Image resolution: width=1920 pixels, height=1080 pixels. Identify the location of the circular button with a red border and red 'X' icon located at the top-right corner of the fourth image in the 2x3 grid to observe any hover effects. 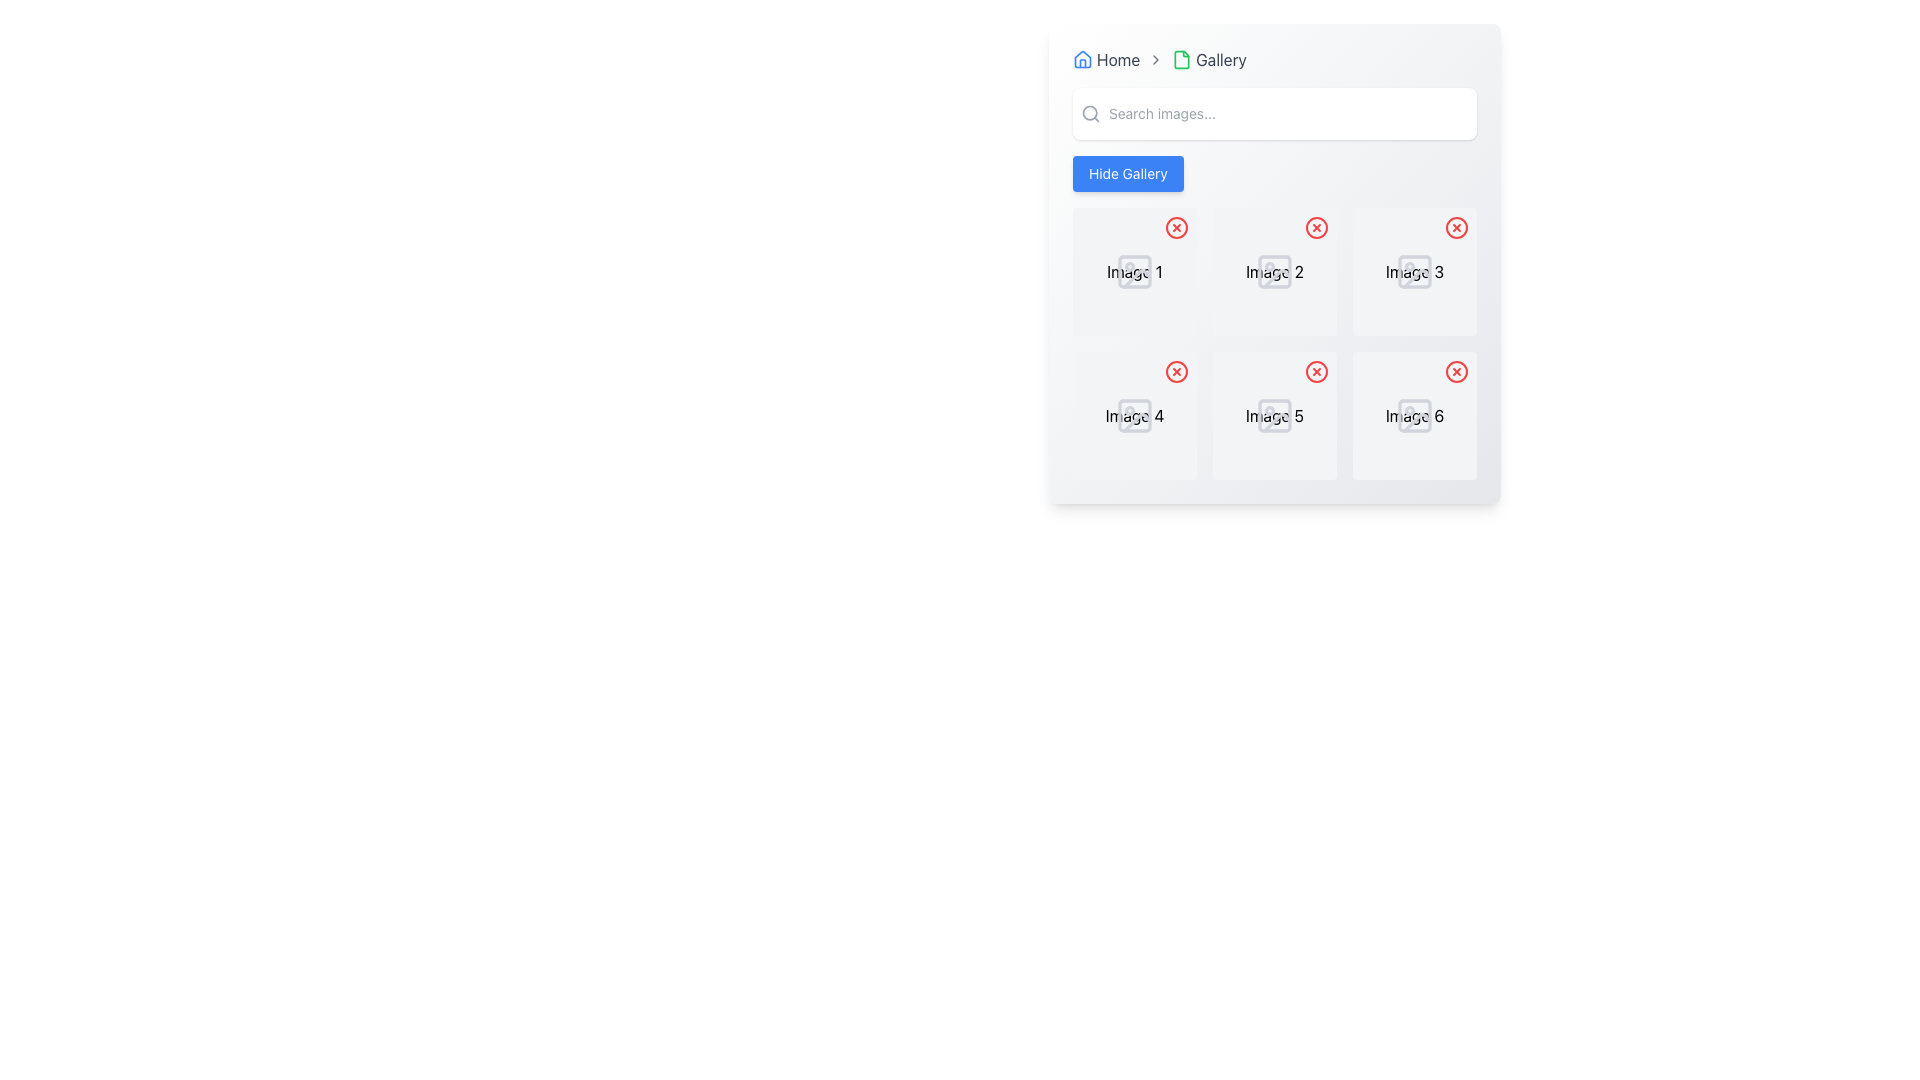
(1176, 371).